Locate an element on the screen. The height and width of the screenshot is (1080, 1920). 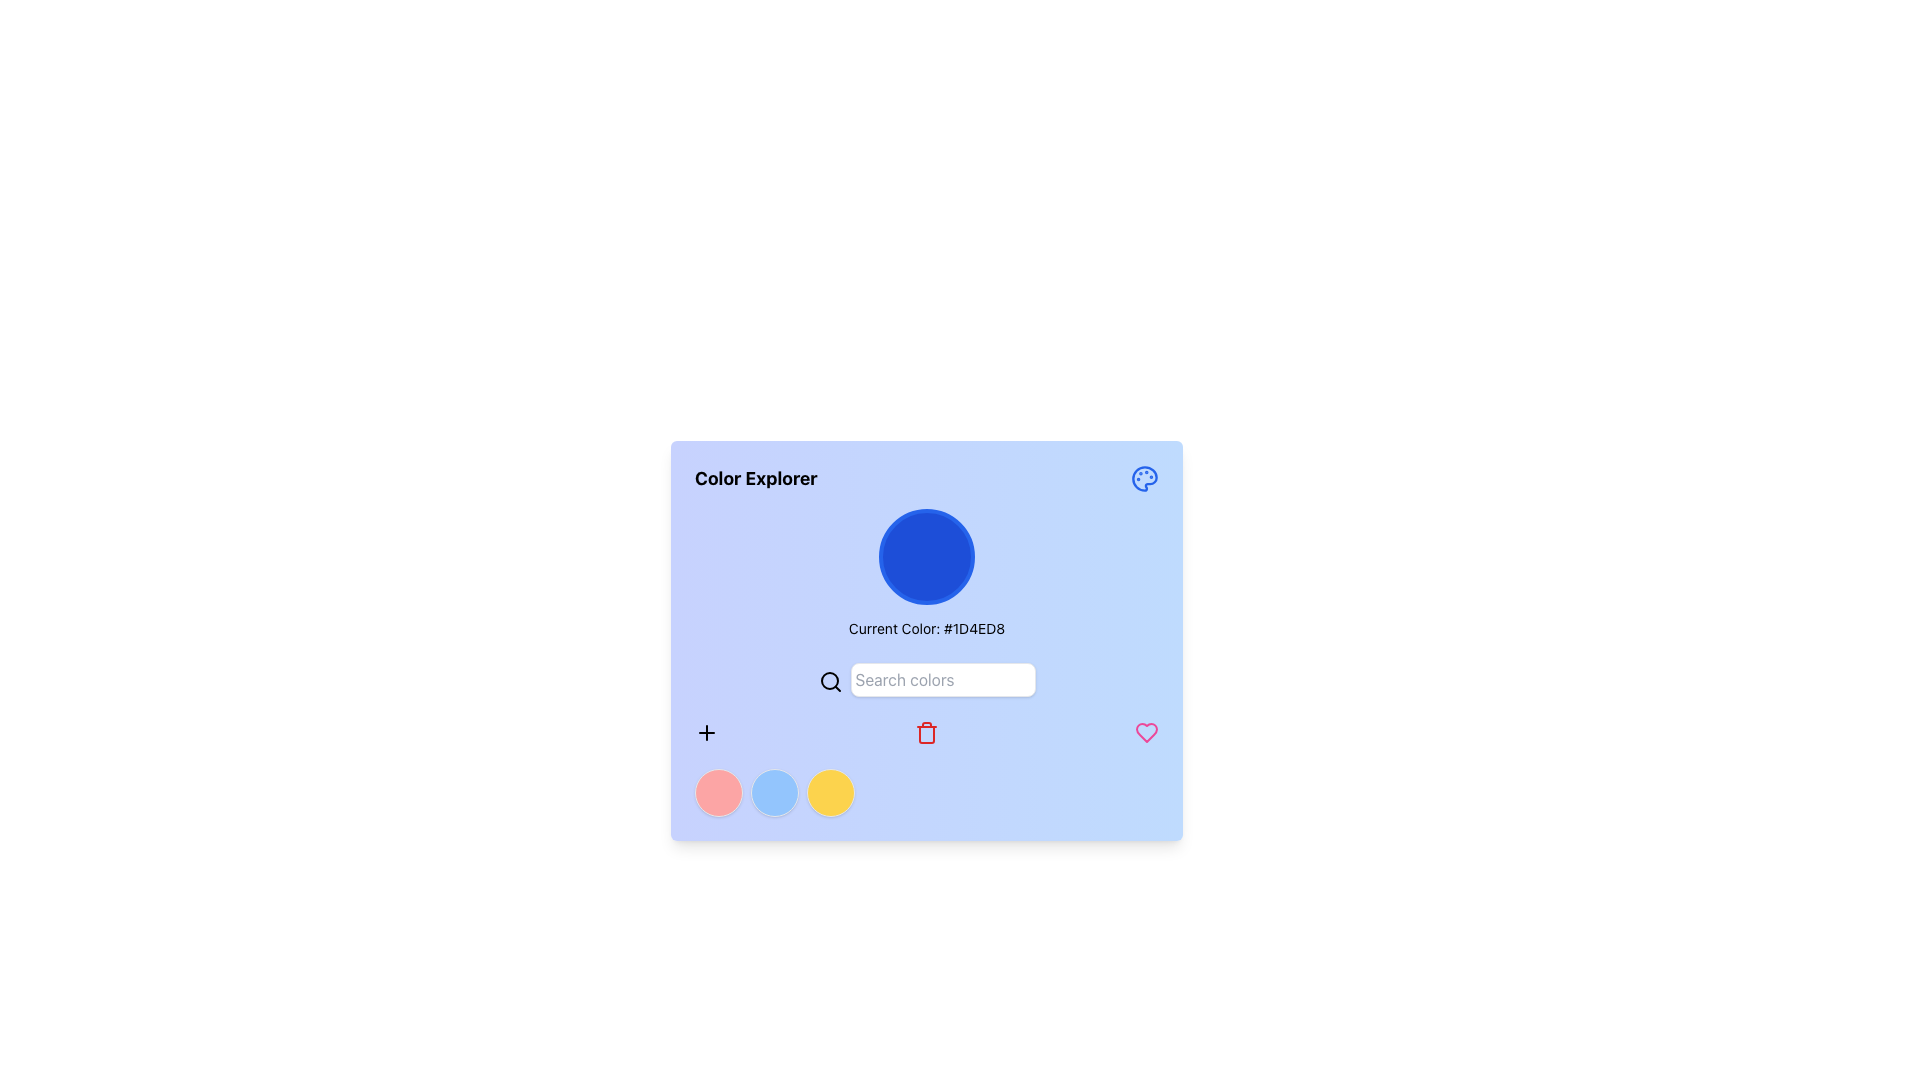
the text input field for searching colors, which features a search icon on the left and placeholder text 'Search colors' inside it is located at coordinates (925, 678).